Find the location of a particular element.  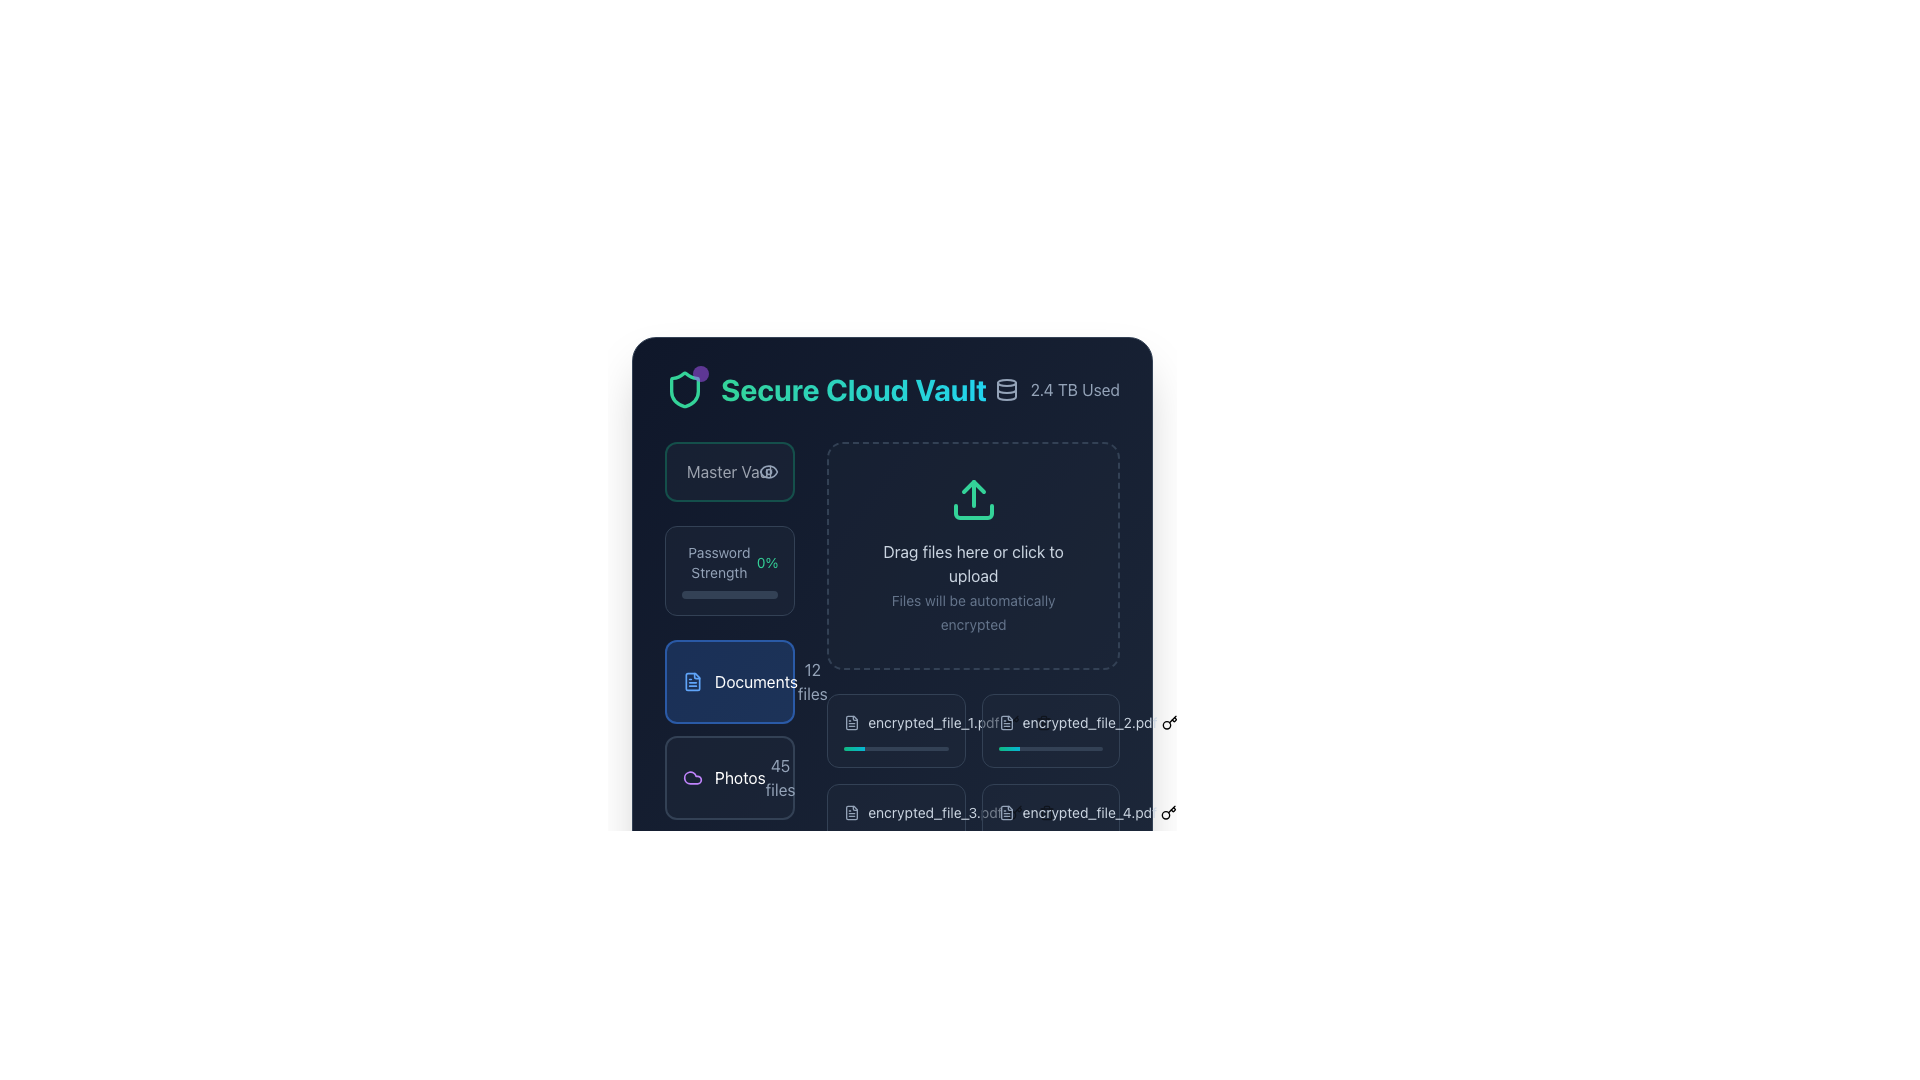

the first interactive icon for 'encrypted_file_2.pdf' to trigger the hover effect is located at coordinates (1027, 722).